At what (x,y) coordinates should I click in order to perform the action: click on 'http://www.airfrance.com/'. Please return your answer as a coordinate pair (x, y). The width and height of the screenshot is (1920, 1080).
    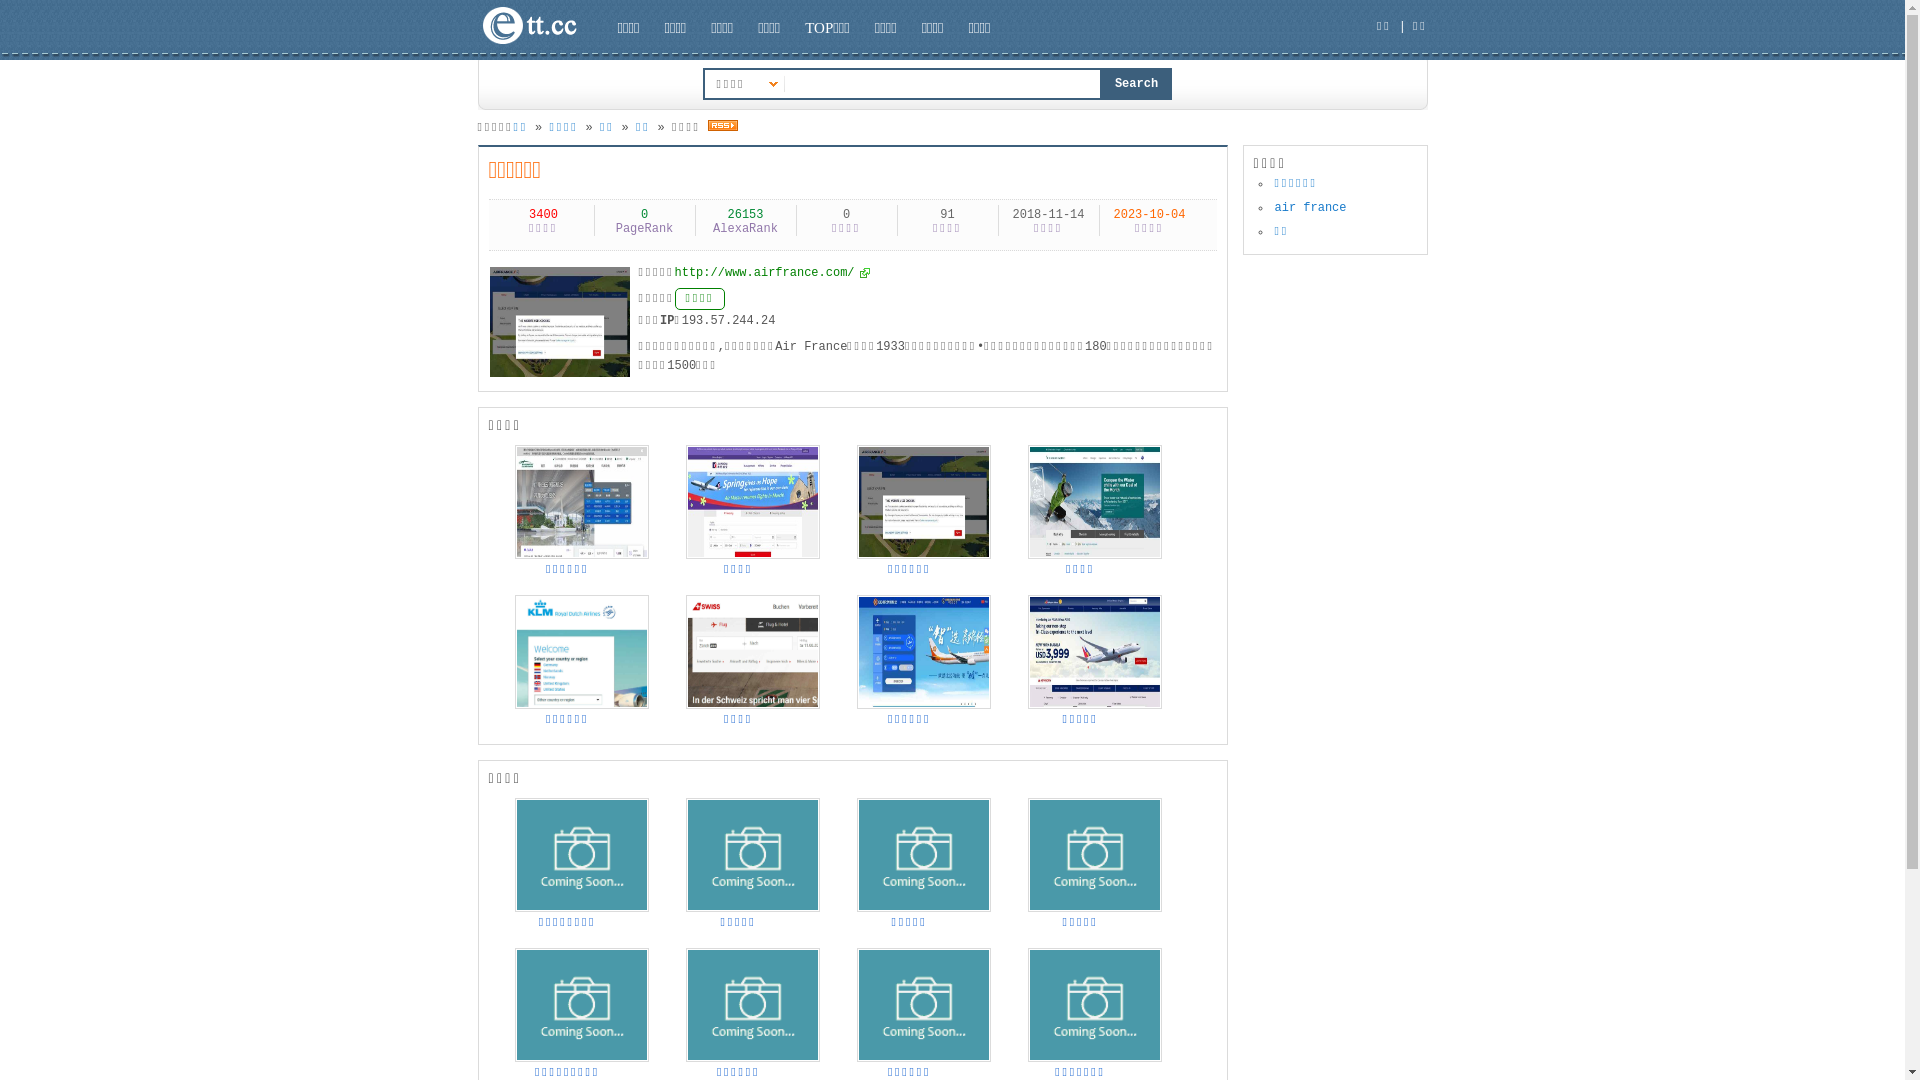
    Looking at the image, I should click on (771, 273).